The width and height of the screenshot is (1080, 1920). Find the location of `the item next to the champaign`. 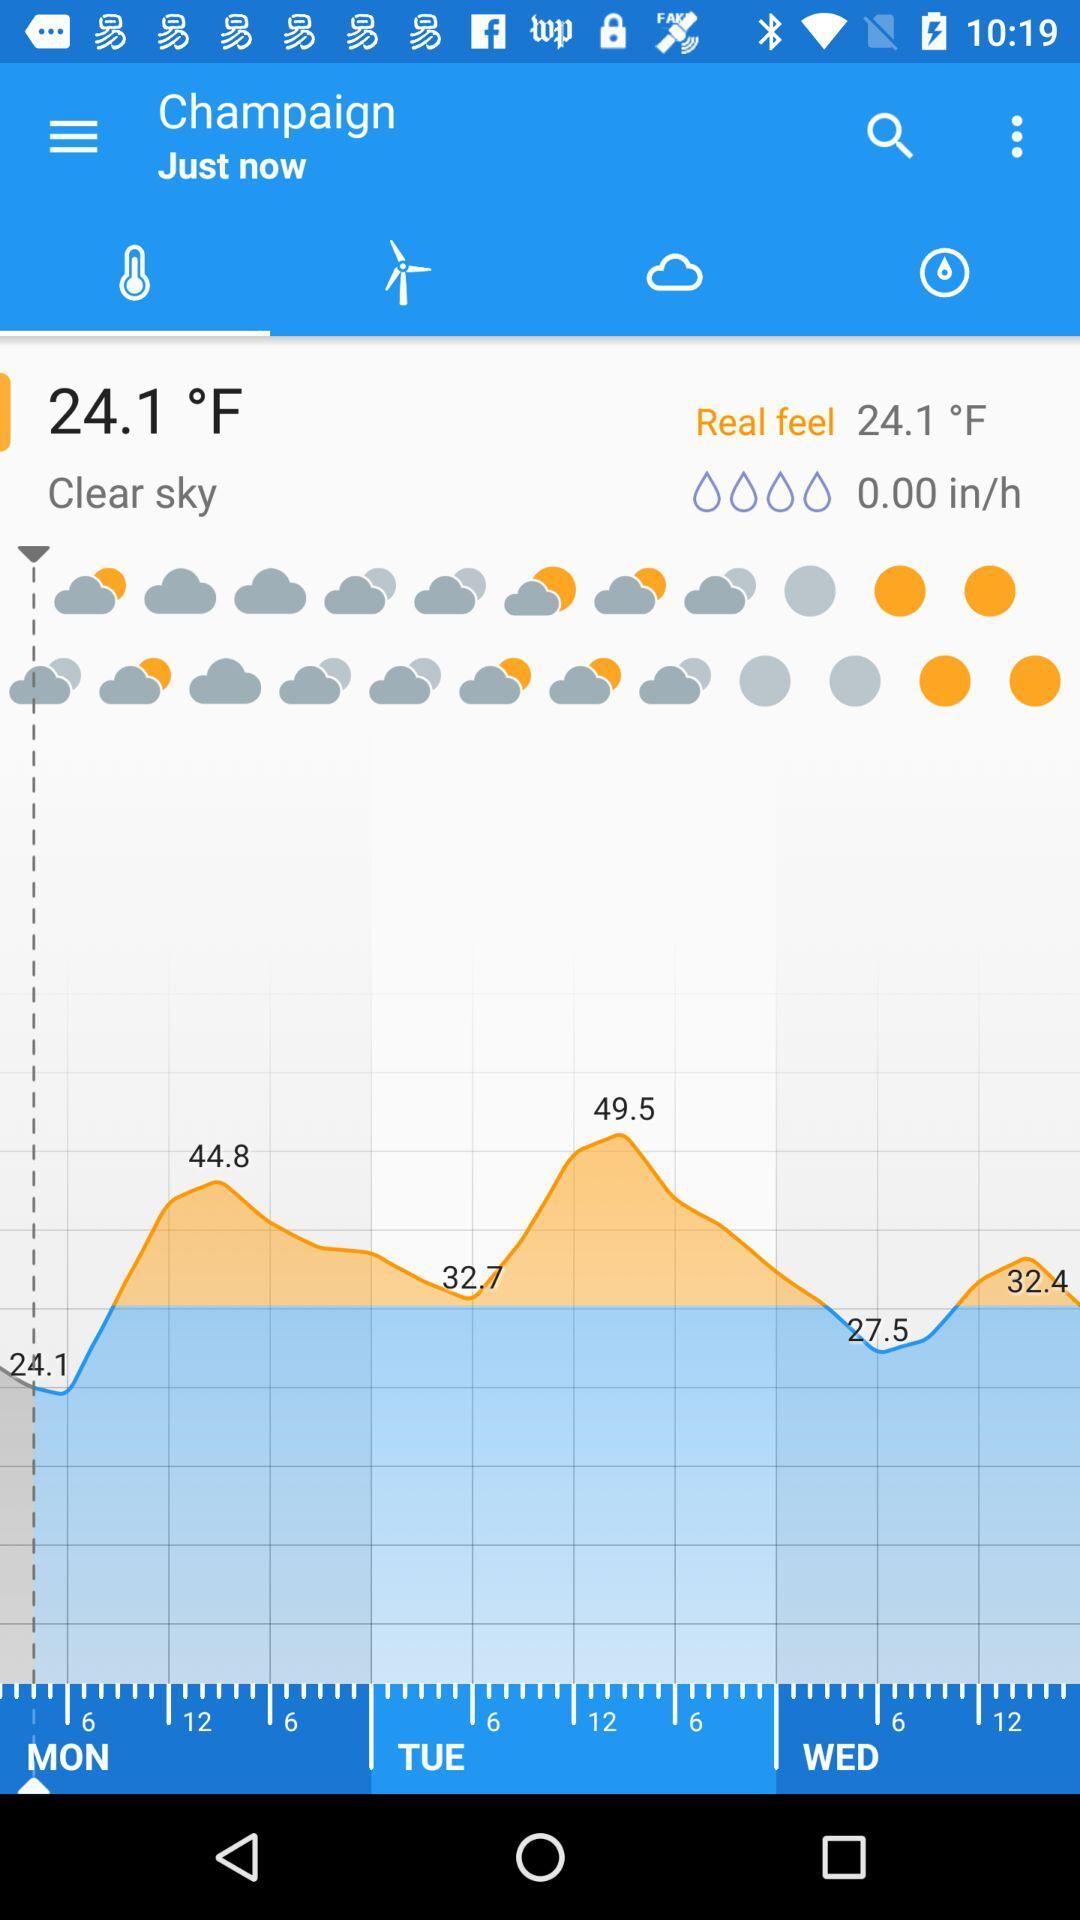

the item next to the champaign is located at coordinates (890, 135).